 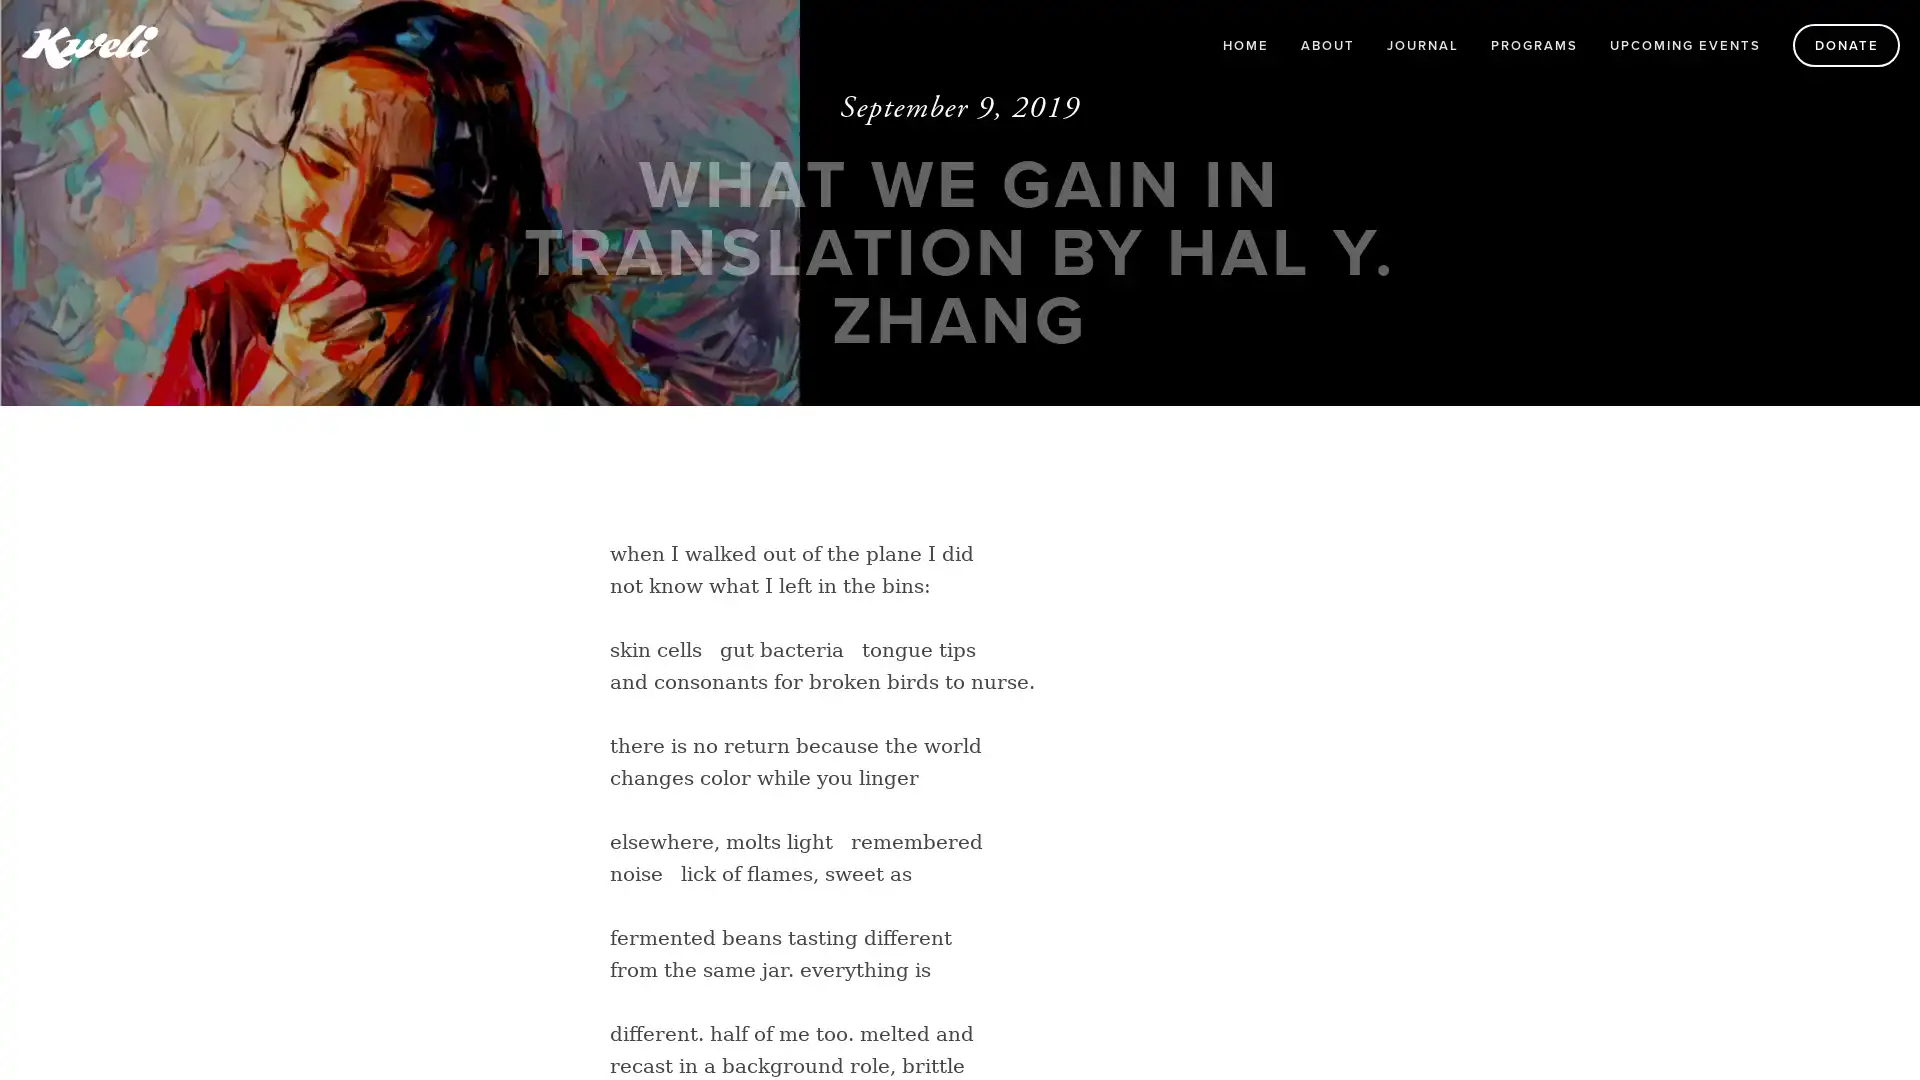 What do you see at coordinates (1251, 149) in the screenshot?
I see `Close` at bounding box center [1251, 149].